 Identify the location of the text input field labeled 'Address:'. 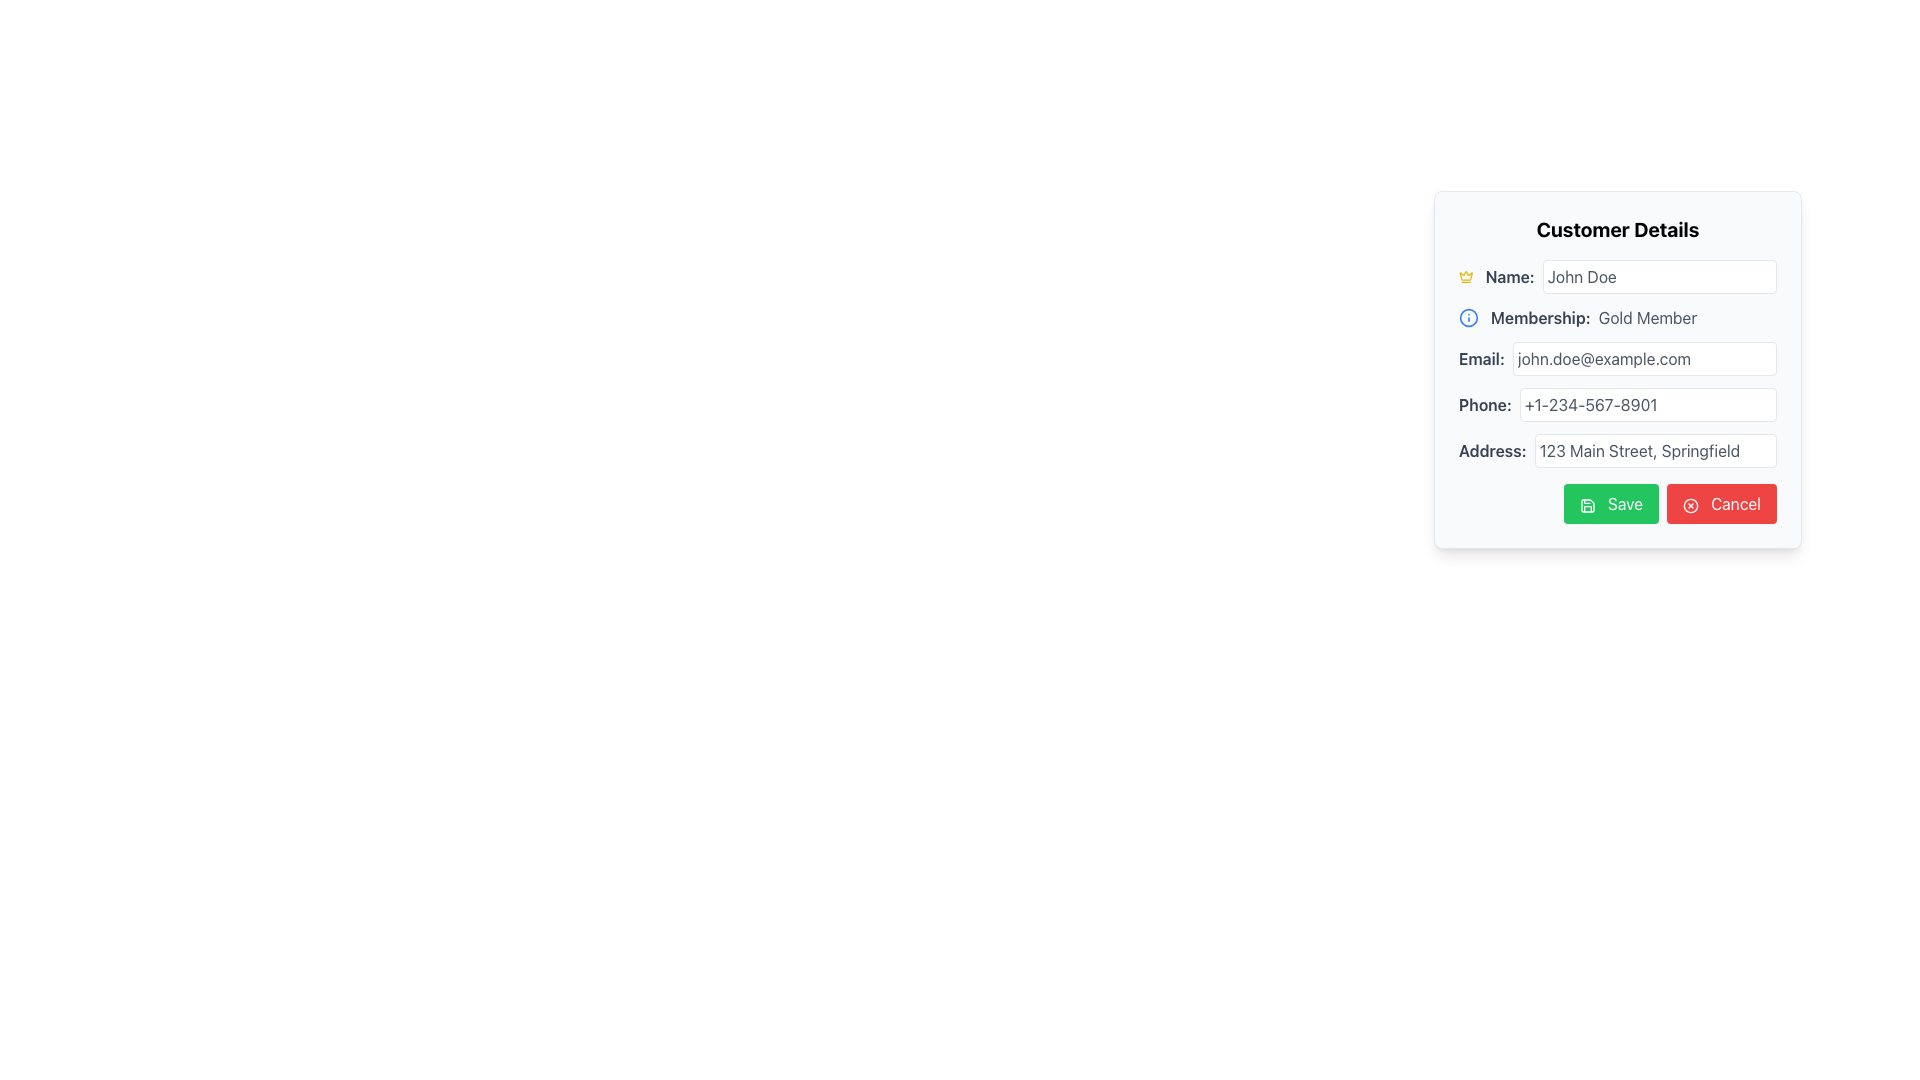
(1655, 451).